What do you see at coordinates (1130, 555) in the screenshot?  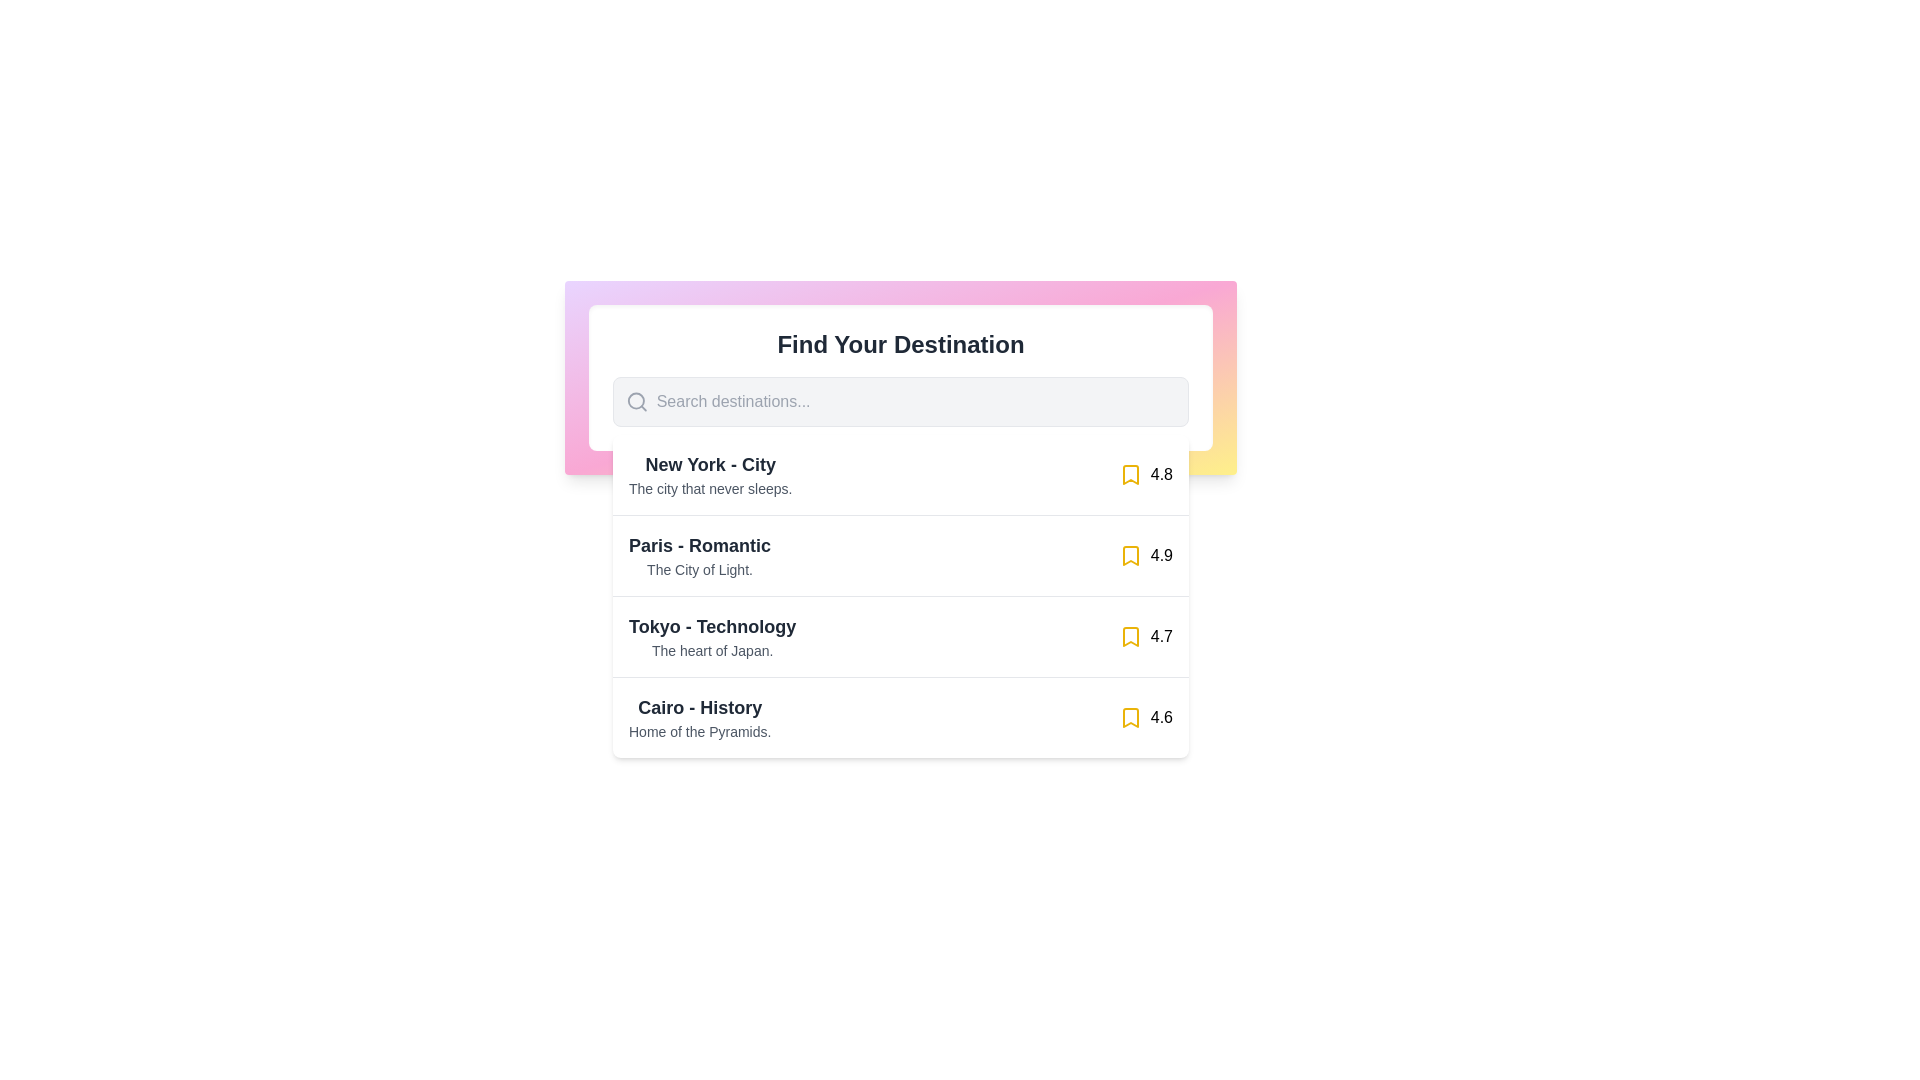 I see `the yellow bookmark icon located to the far right of the 'Paris - Romantic' list item` at bounding box center [1130, 555].